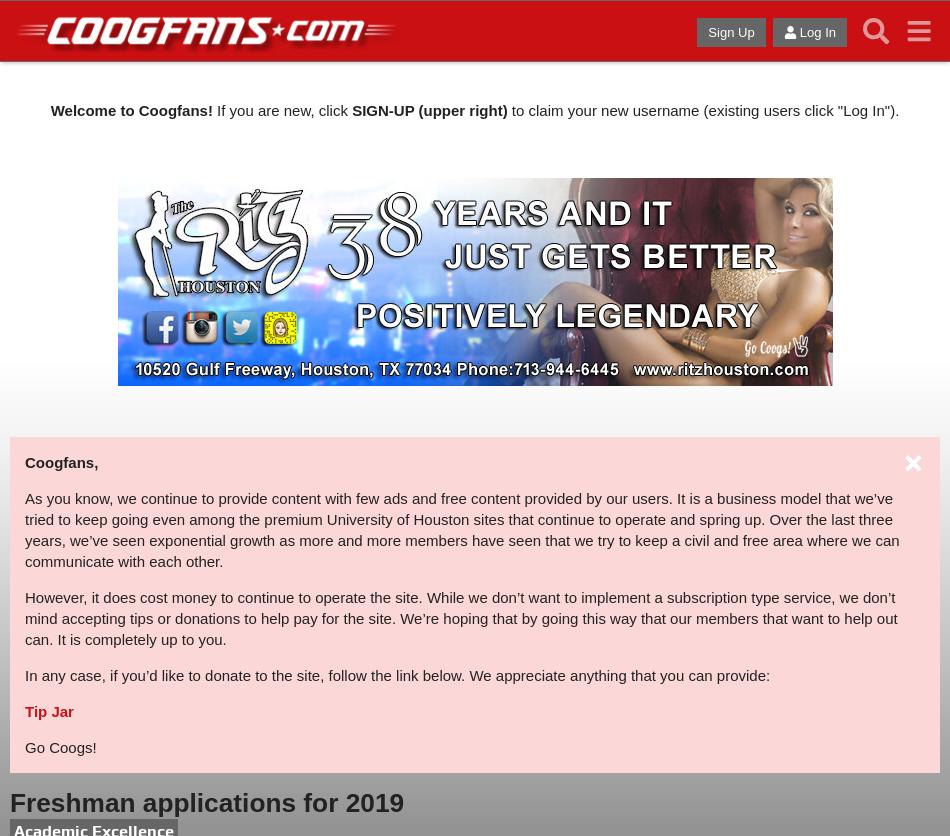 The width and height of the screenshot is (950, 836). Describe the element at coordinates (61, 461) in the screenshot. I see `'Coogfans,'` at that location.